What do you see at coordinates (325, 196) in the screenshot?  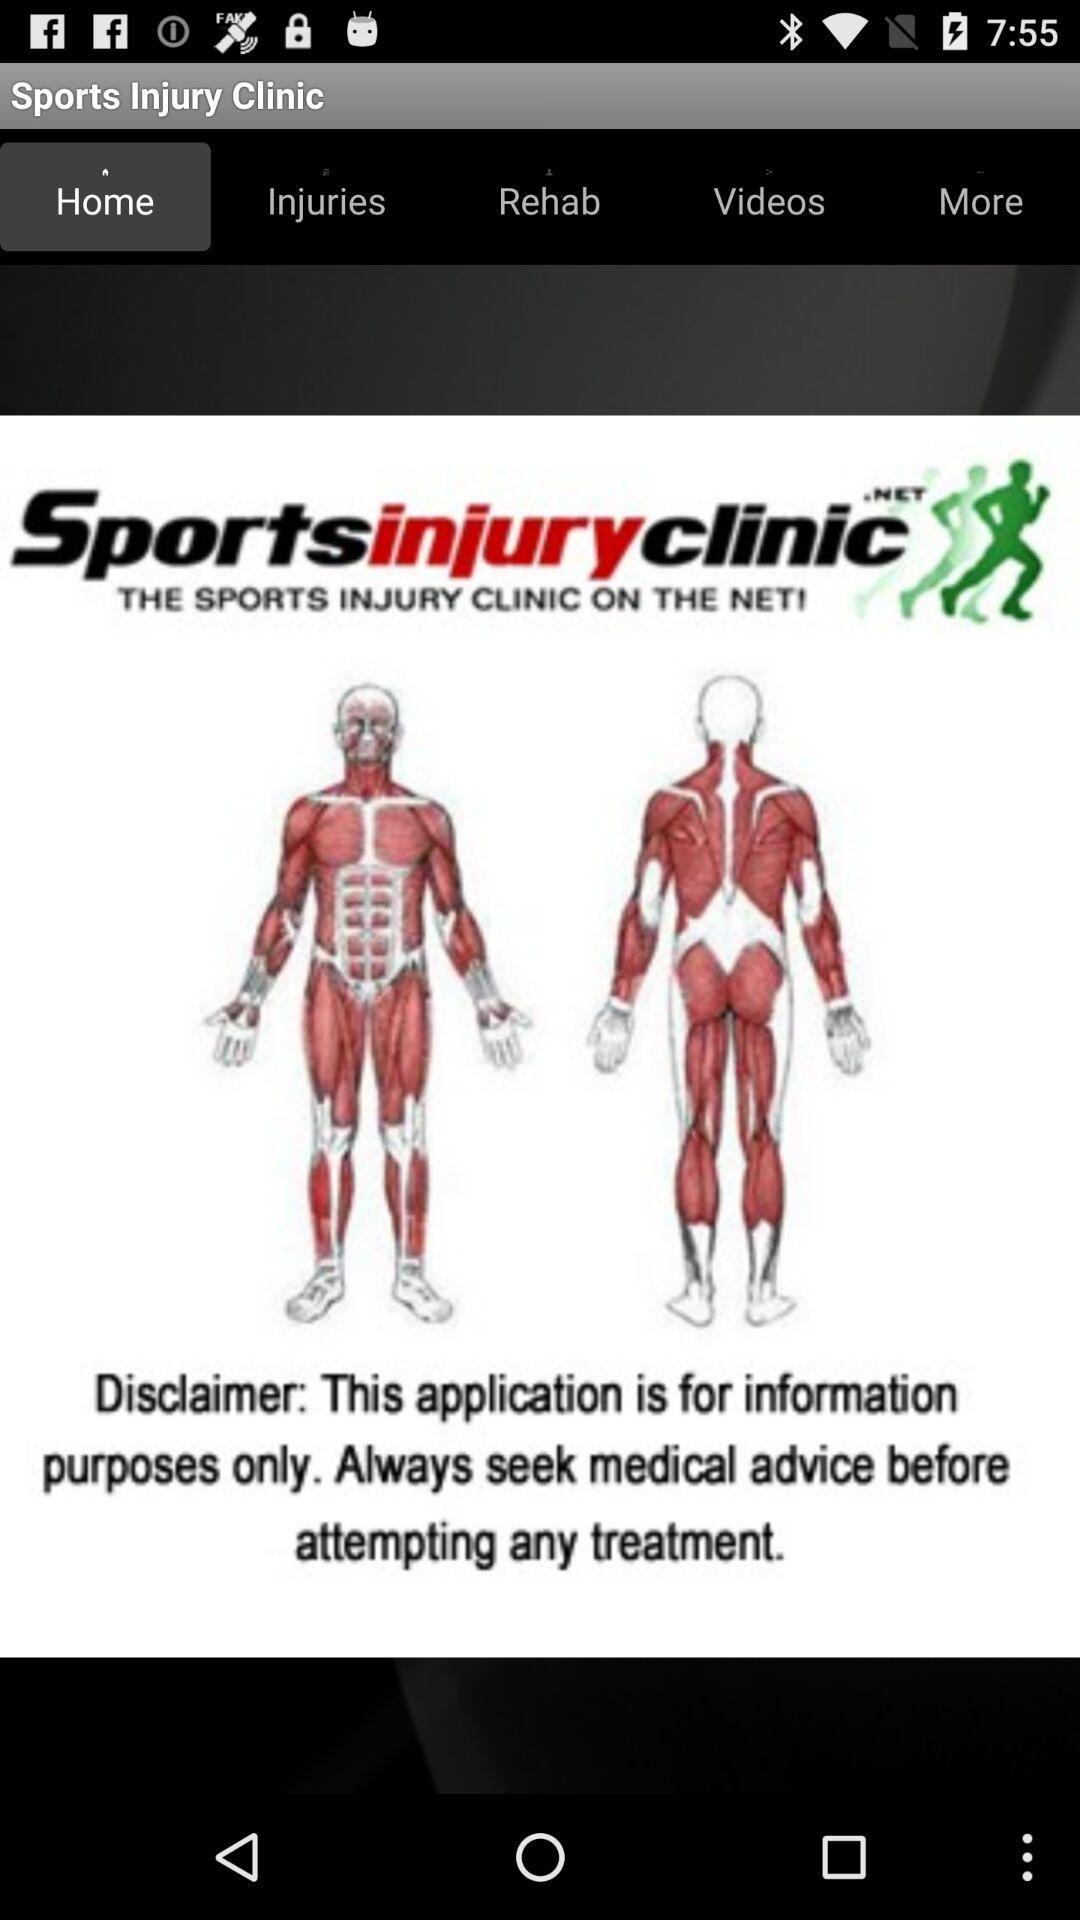 I see `the icon next to home` at bounding box center [325, 196].